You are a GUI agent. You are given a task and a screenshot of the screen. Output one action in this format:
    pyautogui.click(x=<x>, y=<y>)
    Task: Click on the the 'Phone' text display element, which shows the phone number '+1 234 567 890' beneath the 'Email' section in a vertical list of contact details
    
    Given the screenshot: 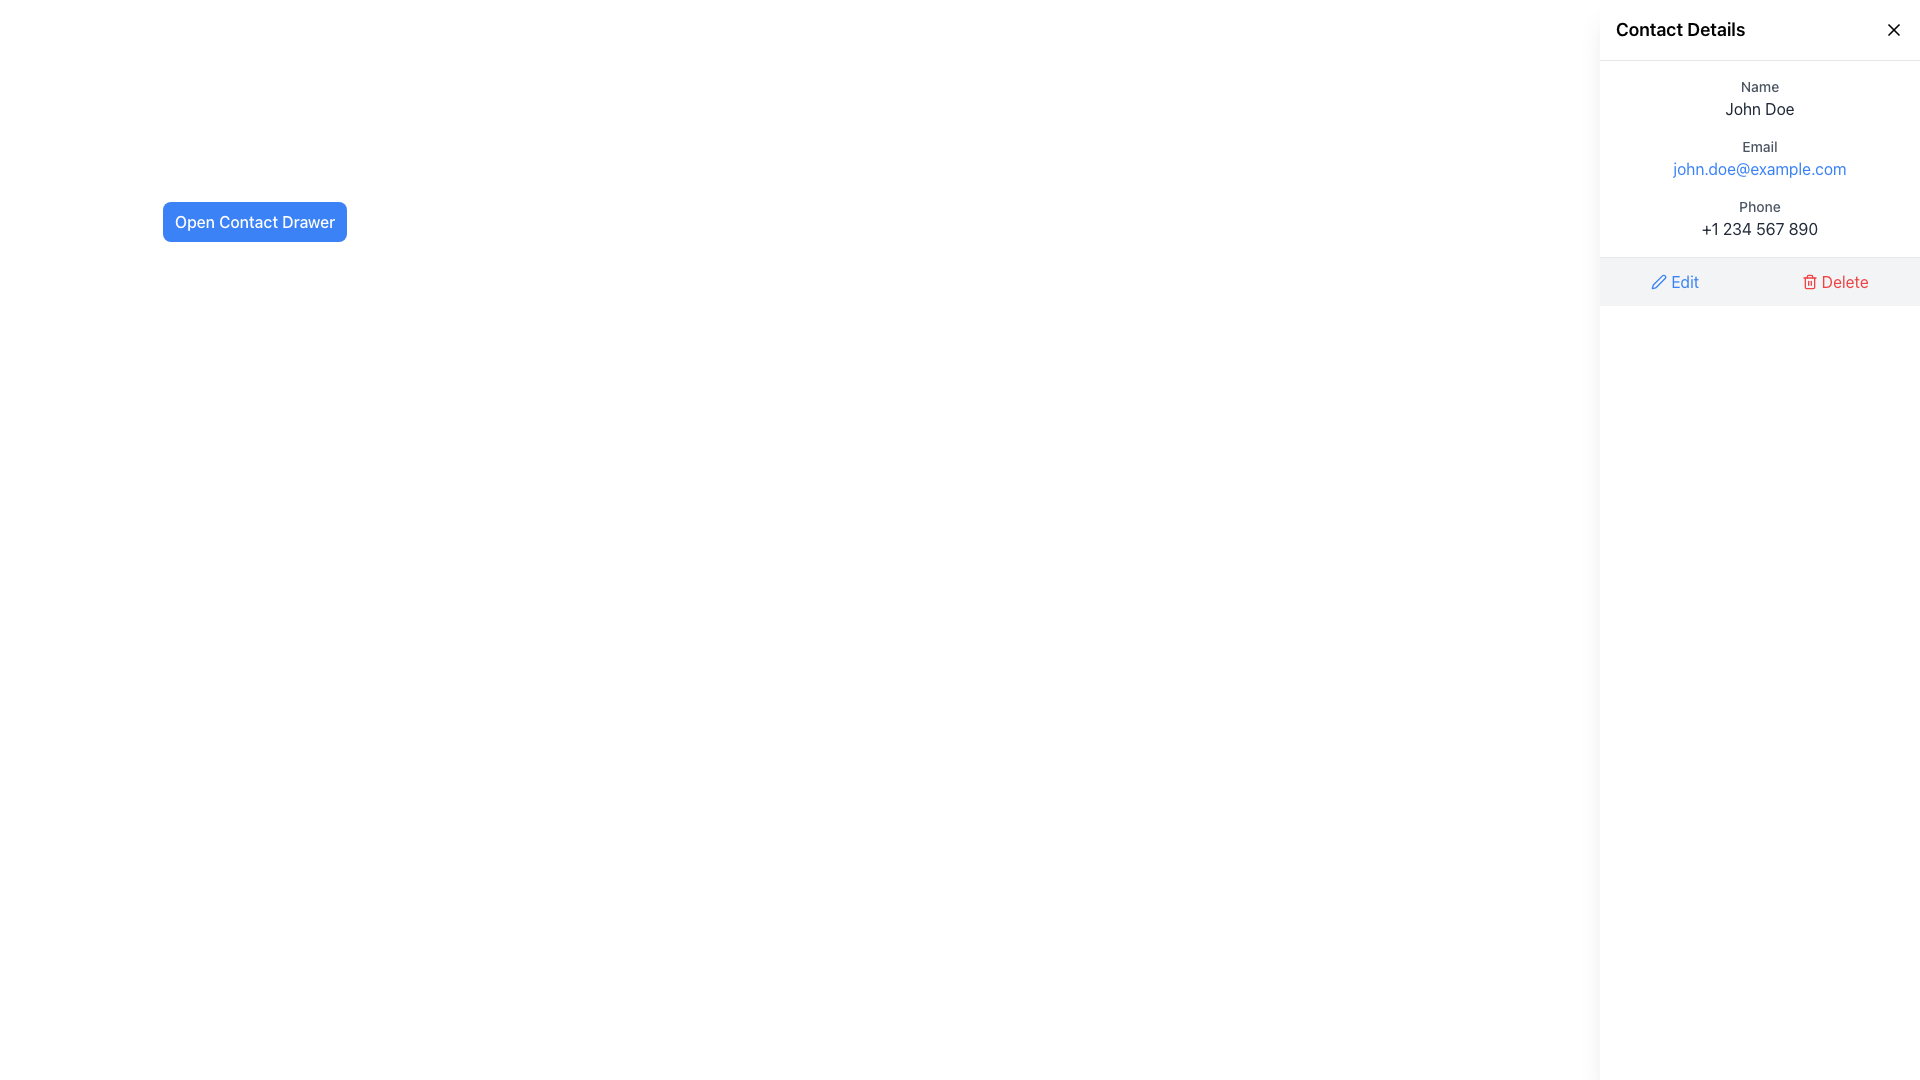 What is the action you would take?
    pyautogui.click(x=1760, y=219)
    